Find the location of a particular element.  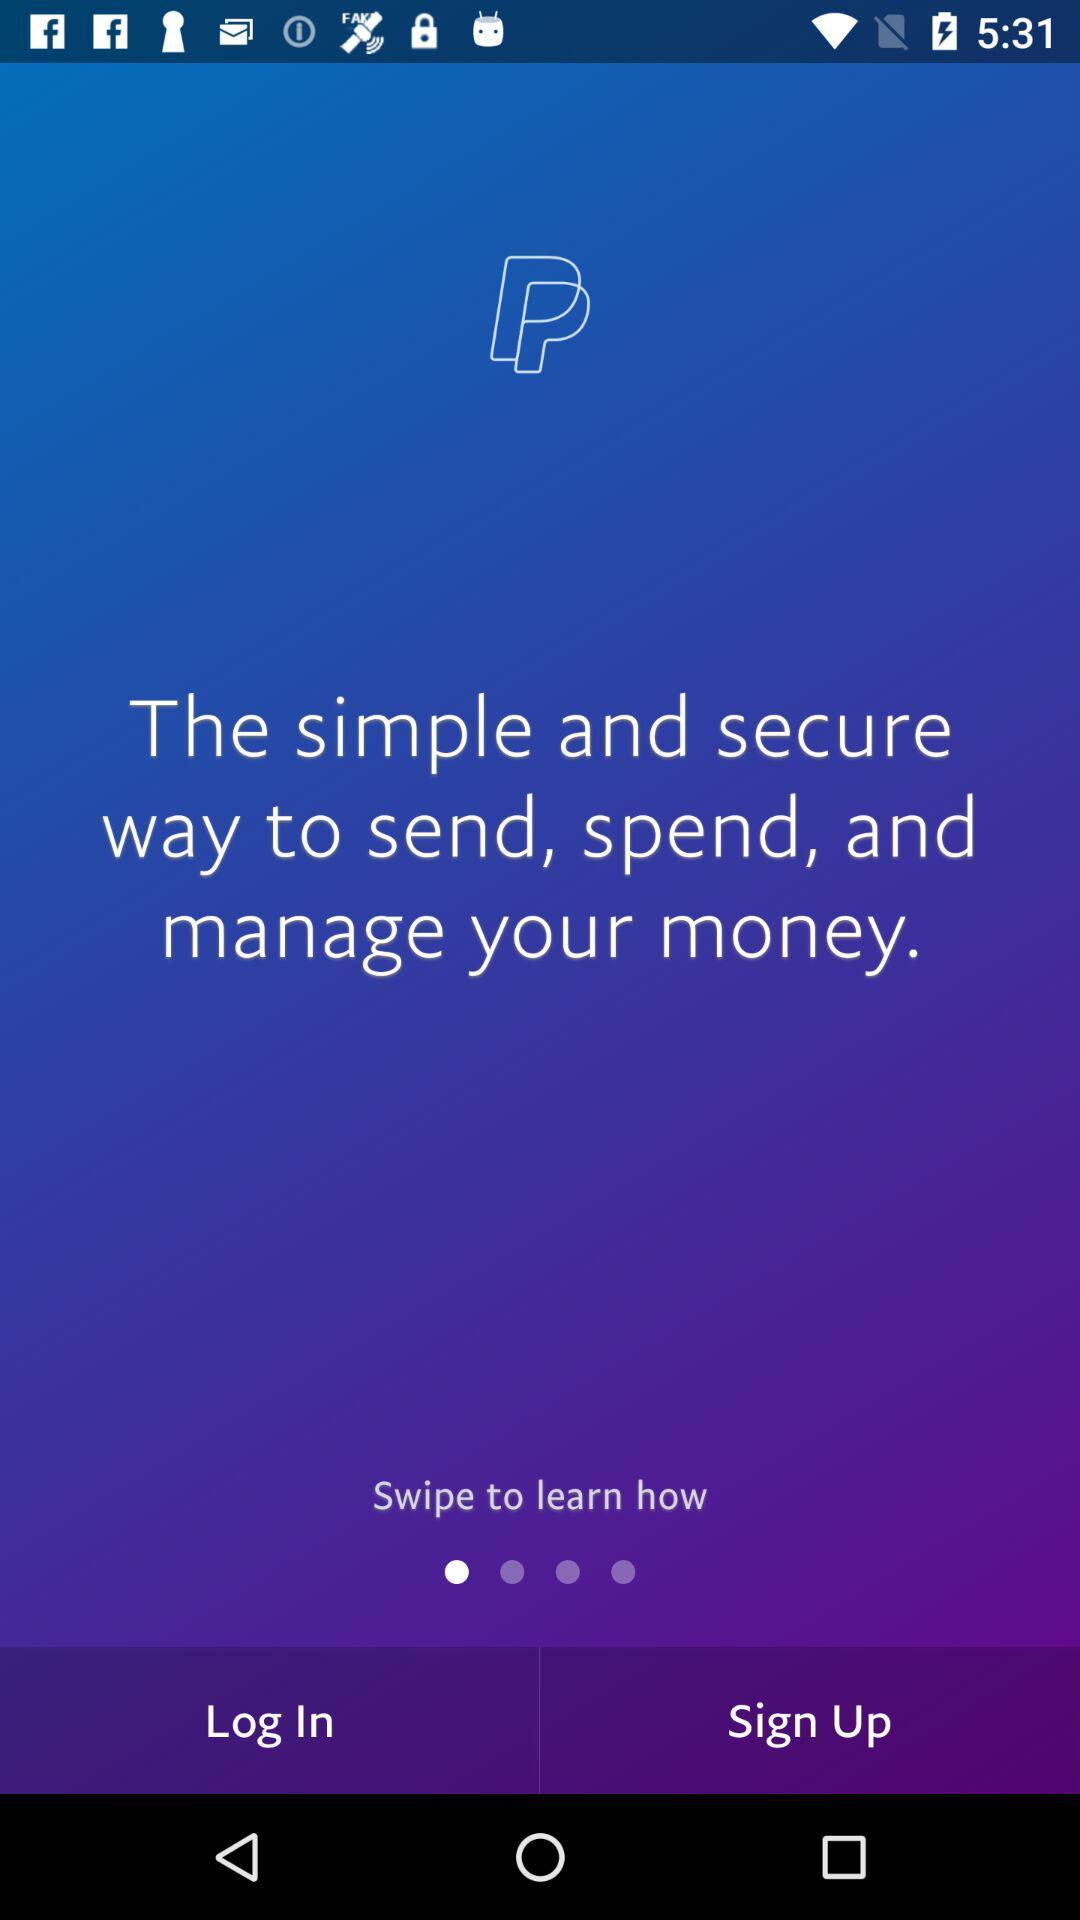

icon to the right of the log in icon is located at coordinates (810, 1719).